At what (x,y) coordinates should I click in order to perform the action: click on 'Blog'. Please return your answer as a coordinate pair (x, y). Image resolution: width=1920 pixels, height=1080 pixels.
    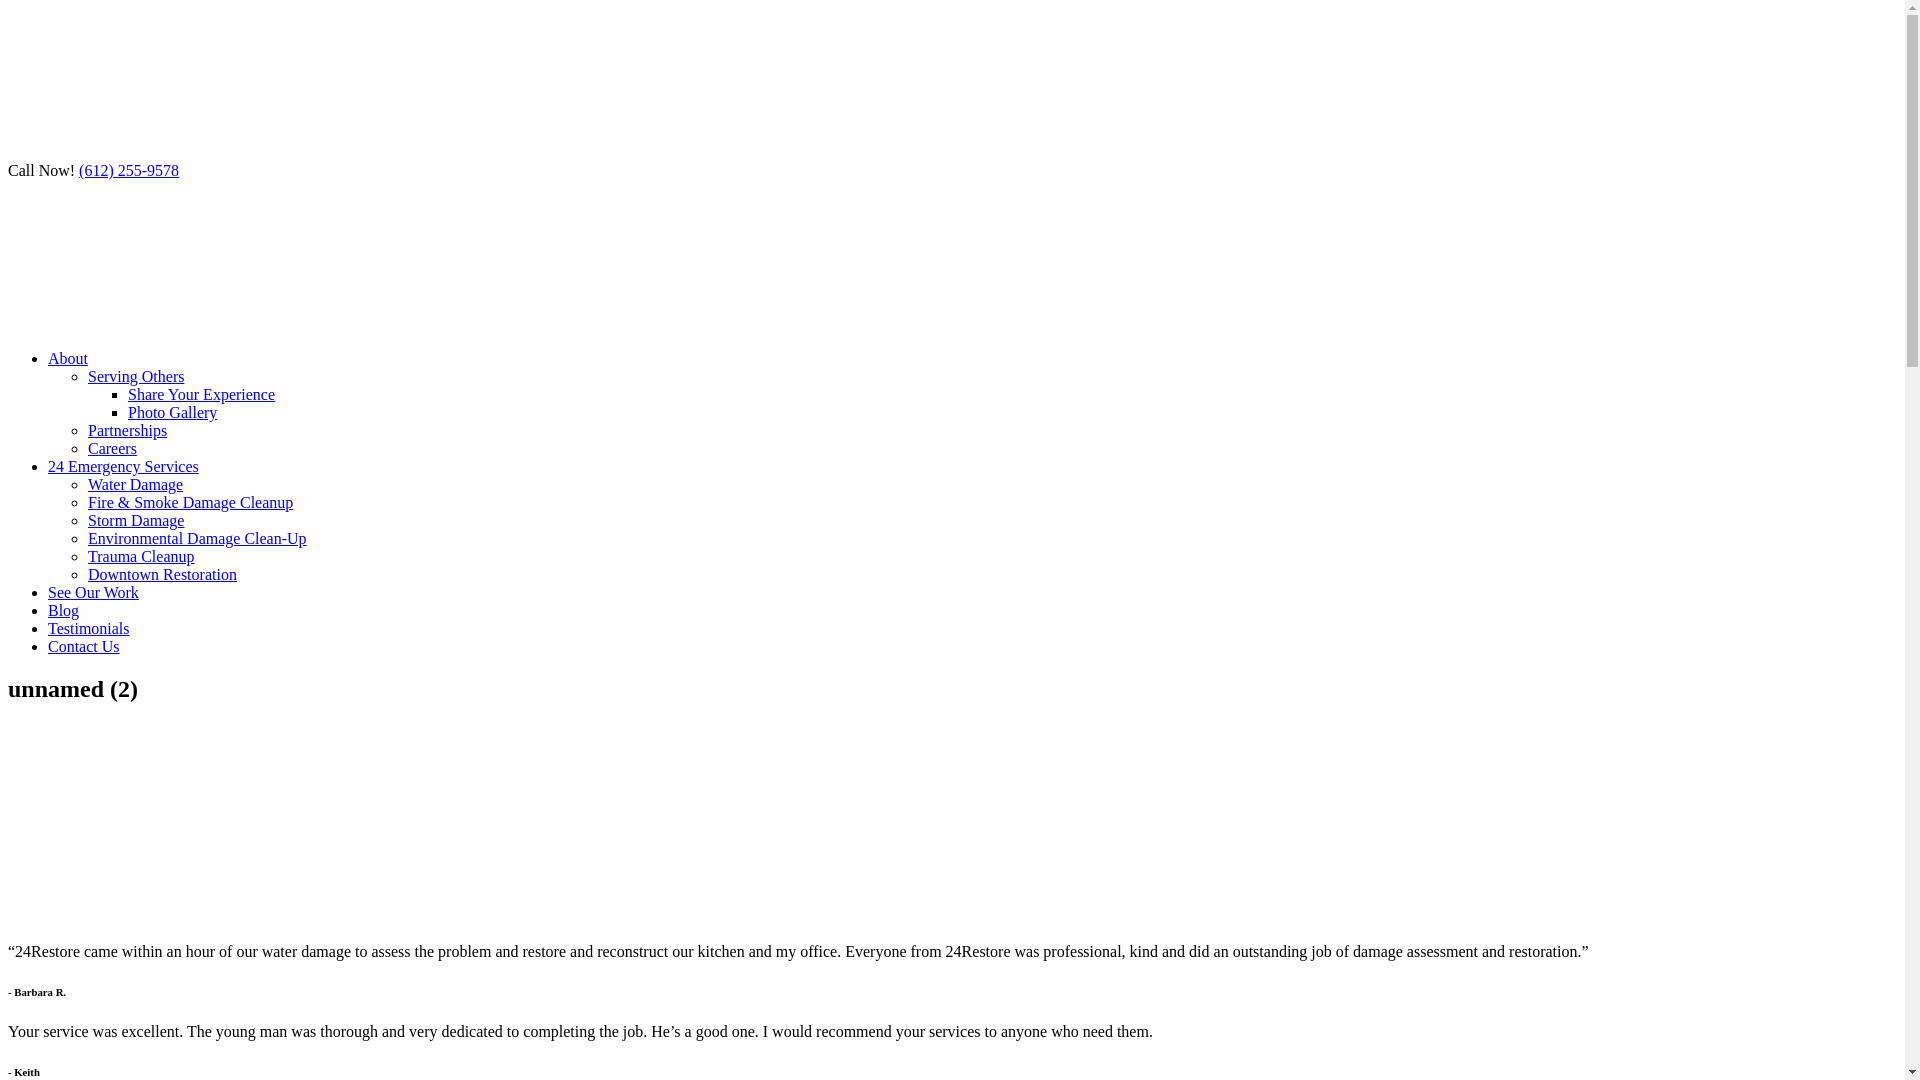
    Looking at the image, I should click on (63, 609).